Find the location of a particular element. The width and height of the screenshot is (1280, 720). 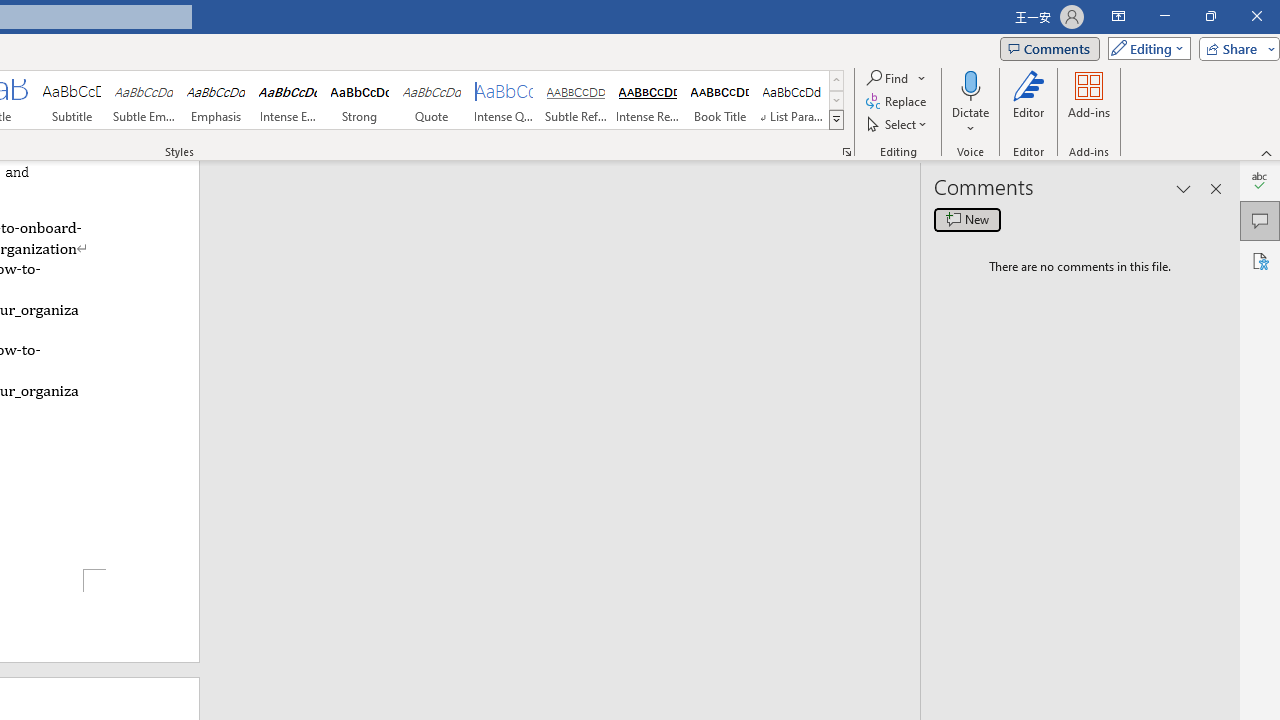

'Intense Reference' is located at coordinates (647, 100).